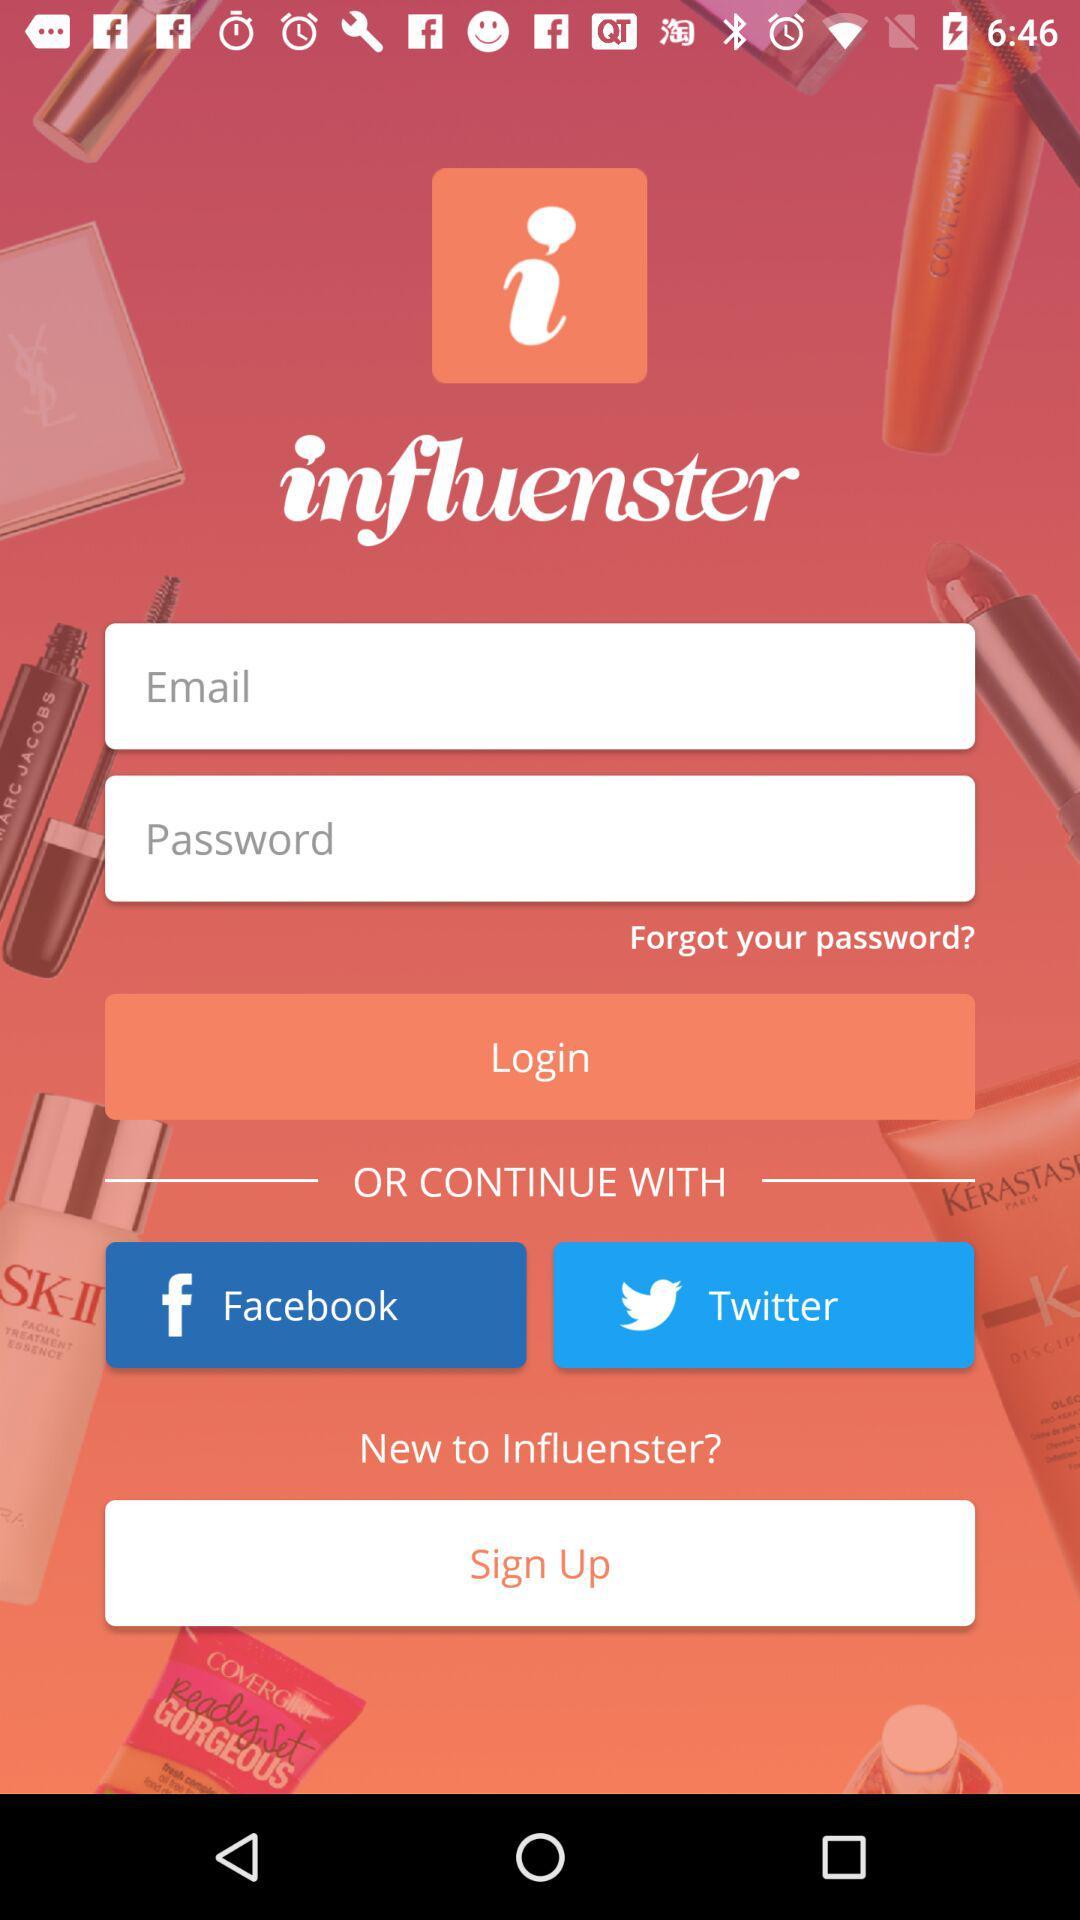  I want to click on address of mail id given, so click(540, 686).